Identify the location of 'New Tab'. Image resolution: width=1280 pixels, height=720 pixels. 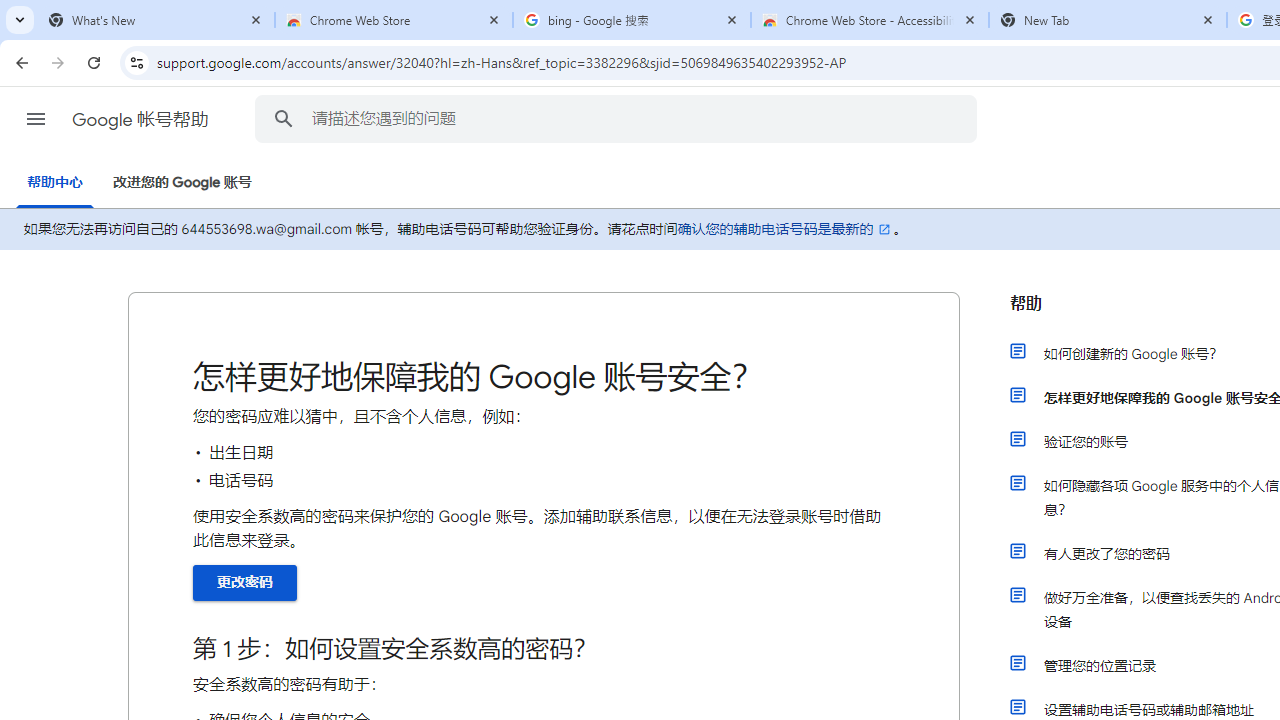
(1107, 20).